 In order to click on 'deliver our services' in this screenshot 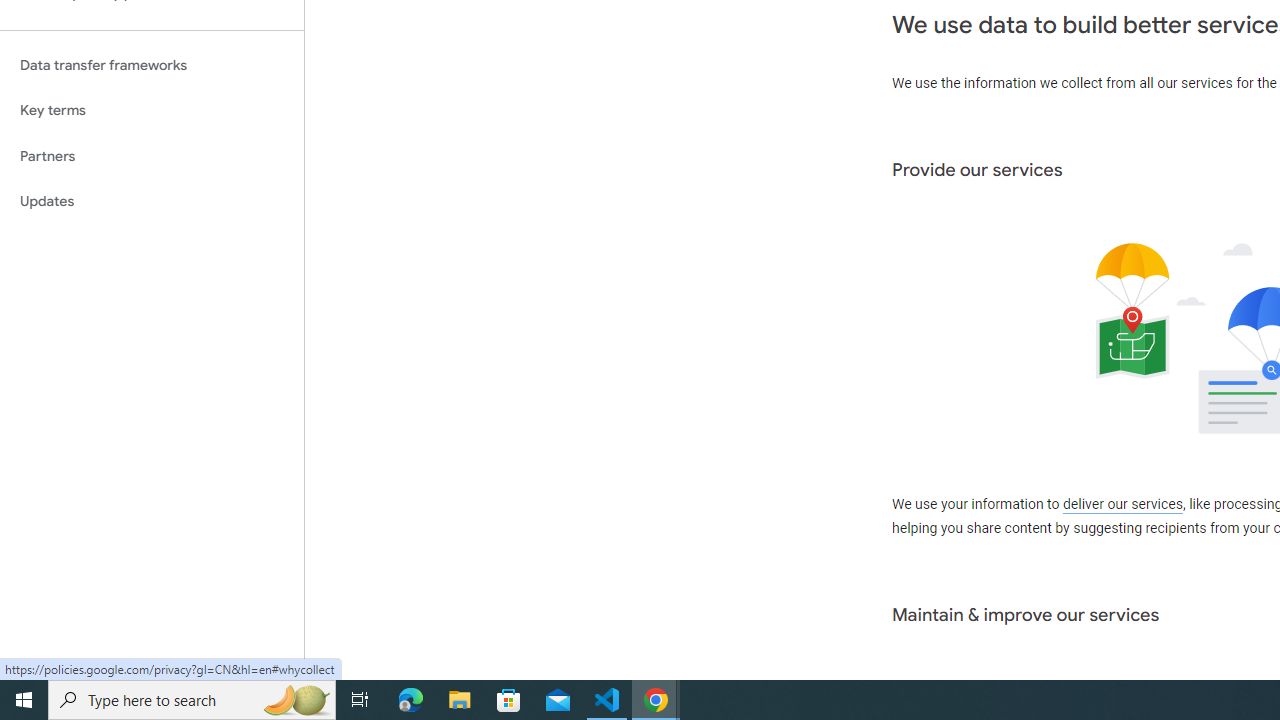, I will do `click(1122, 504)`.